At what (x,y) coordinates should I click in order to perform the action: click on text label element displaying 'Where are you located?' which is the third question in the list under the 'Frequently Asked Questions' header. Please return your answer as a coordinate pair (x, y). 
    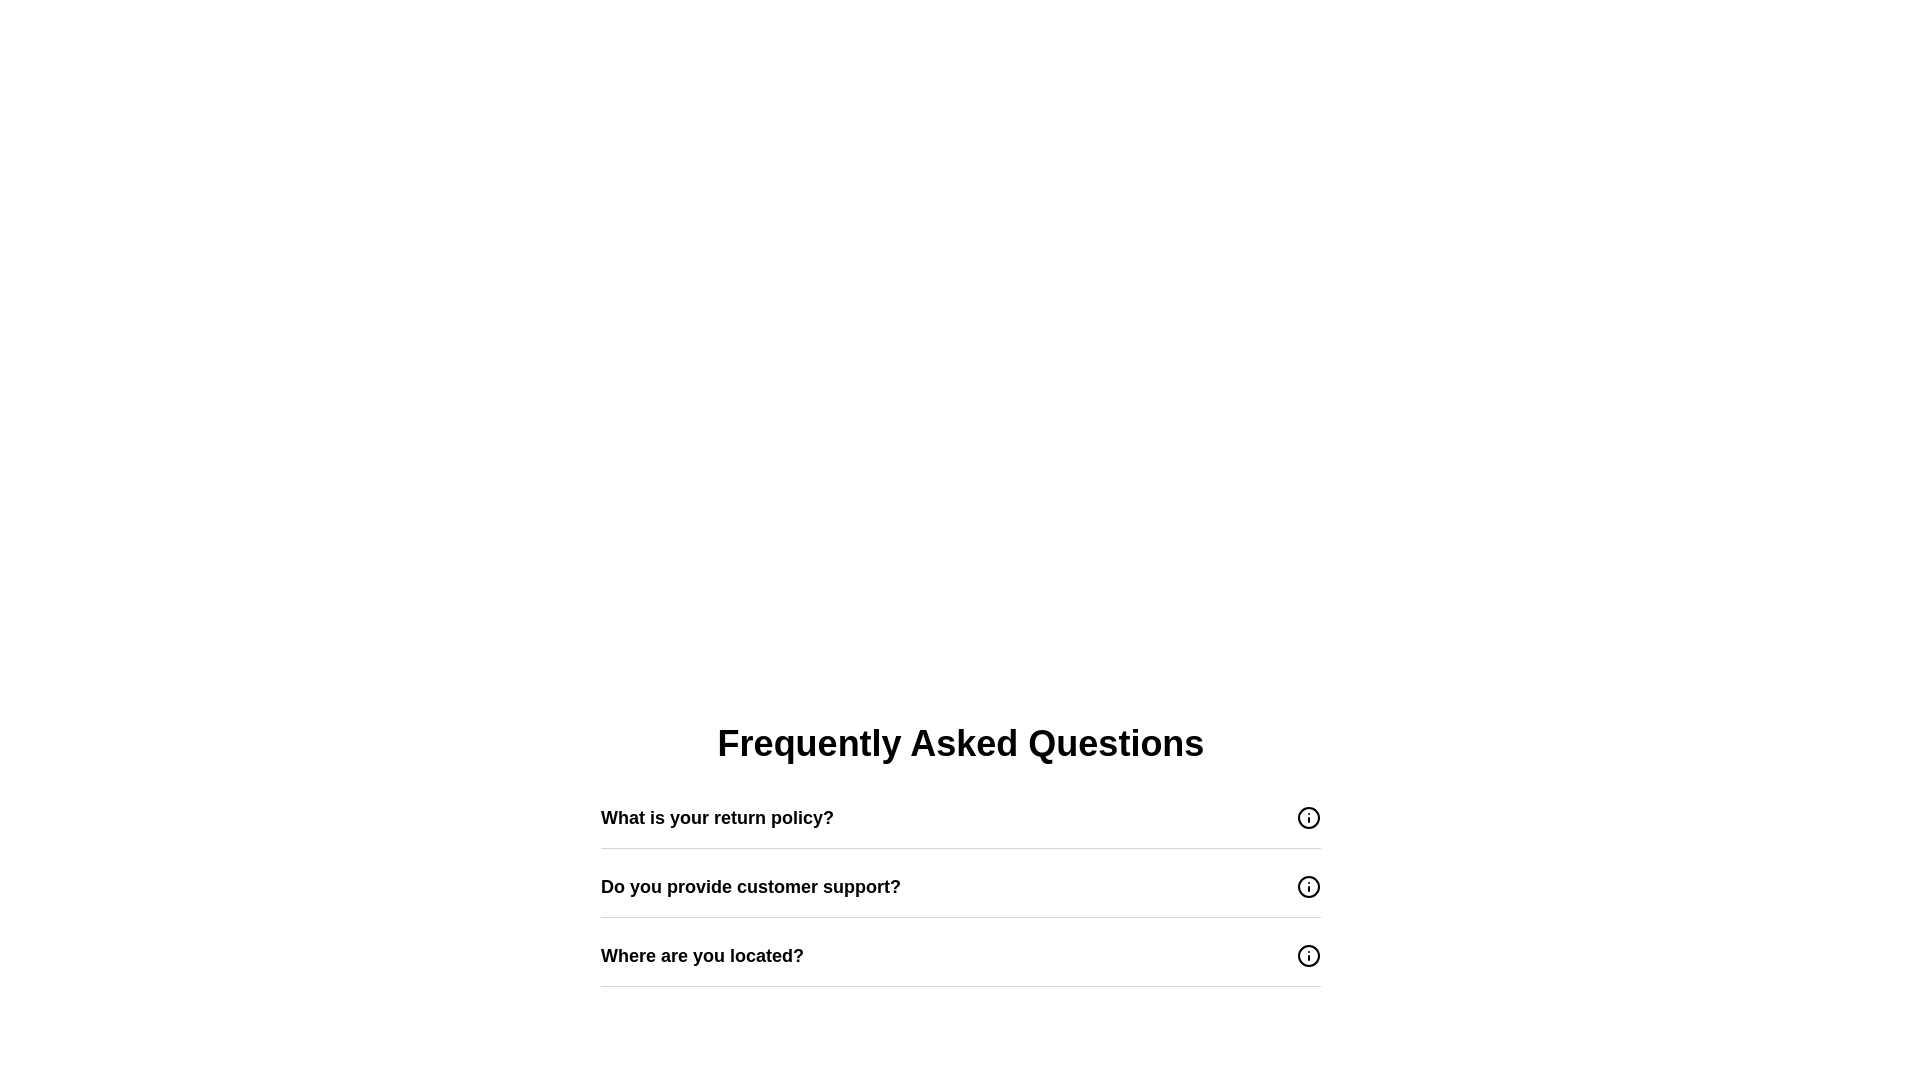
    Looking at the image, I should click on (702, 955).